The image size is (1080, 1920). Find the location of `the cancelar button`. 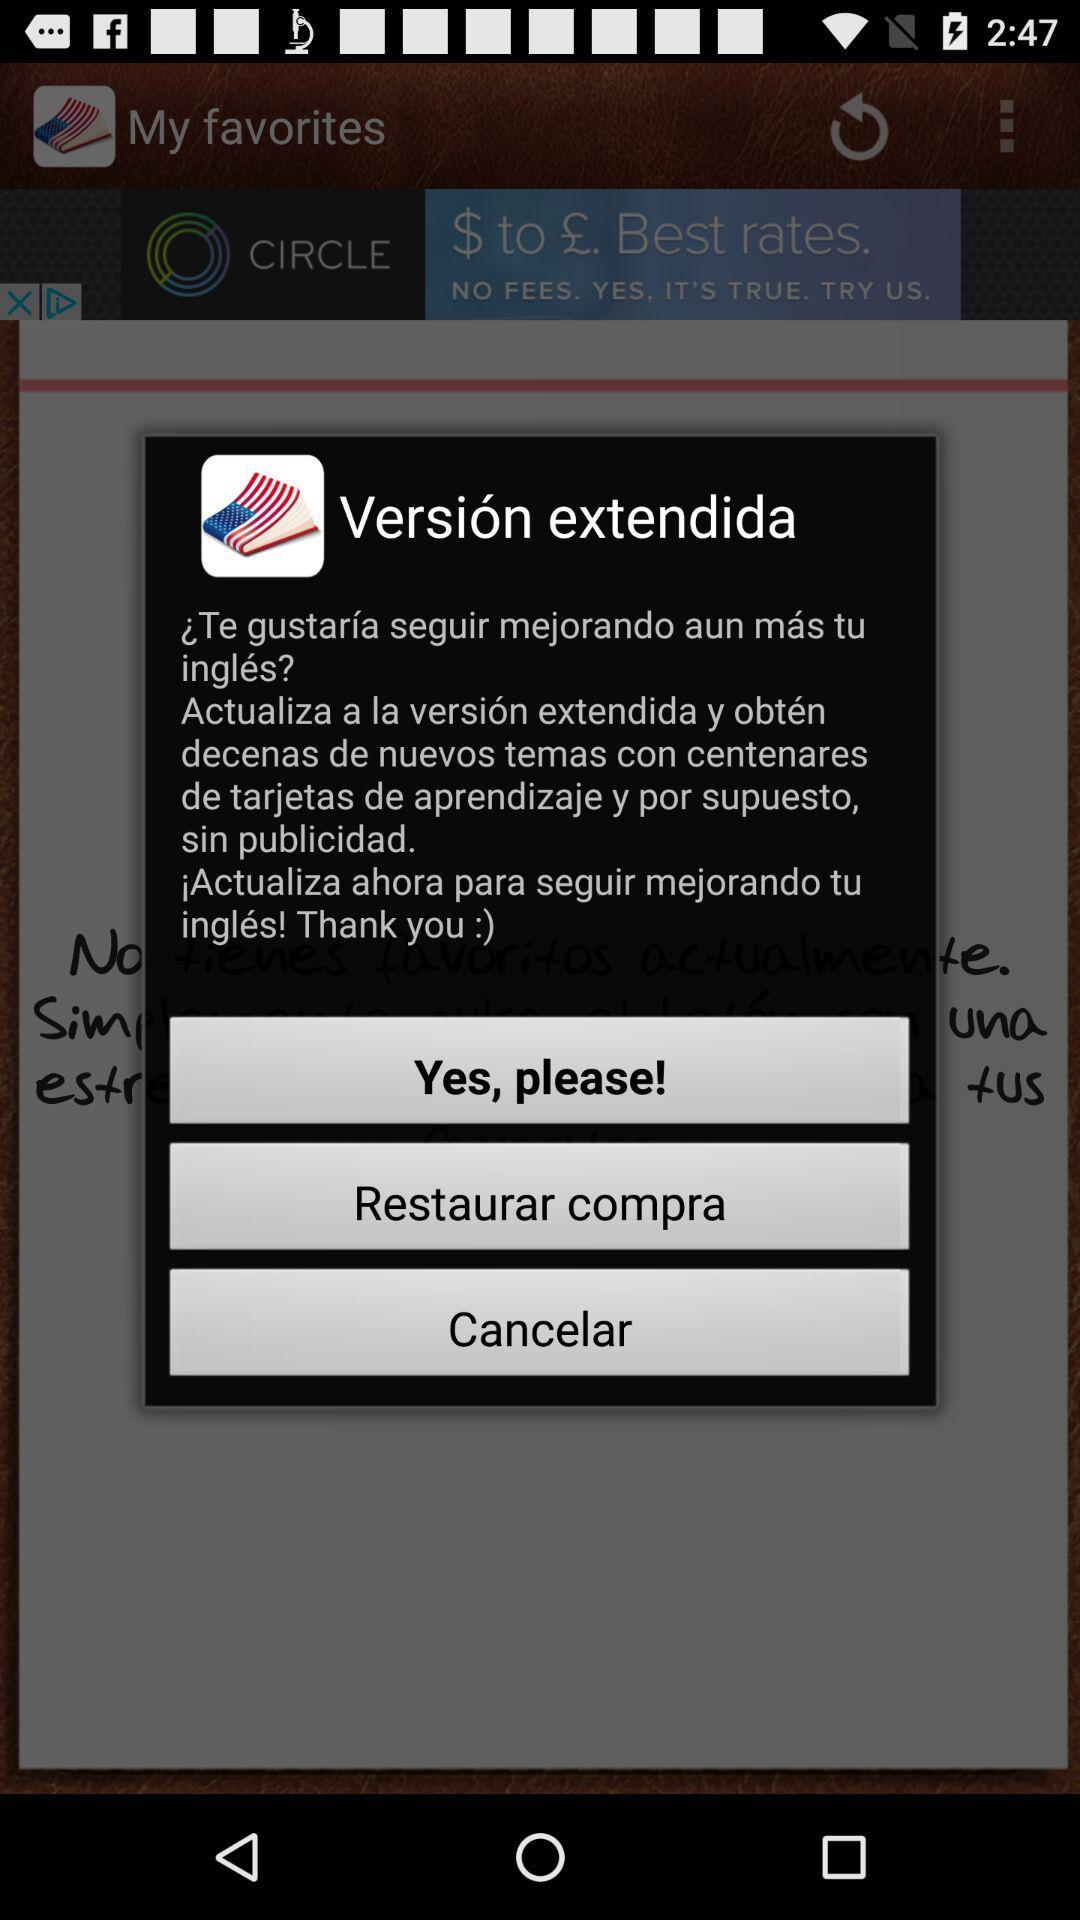

the cancelar button is located at coordinates (540, 1328).